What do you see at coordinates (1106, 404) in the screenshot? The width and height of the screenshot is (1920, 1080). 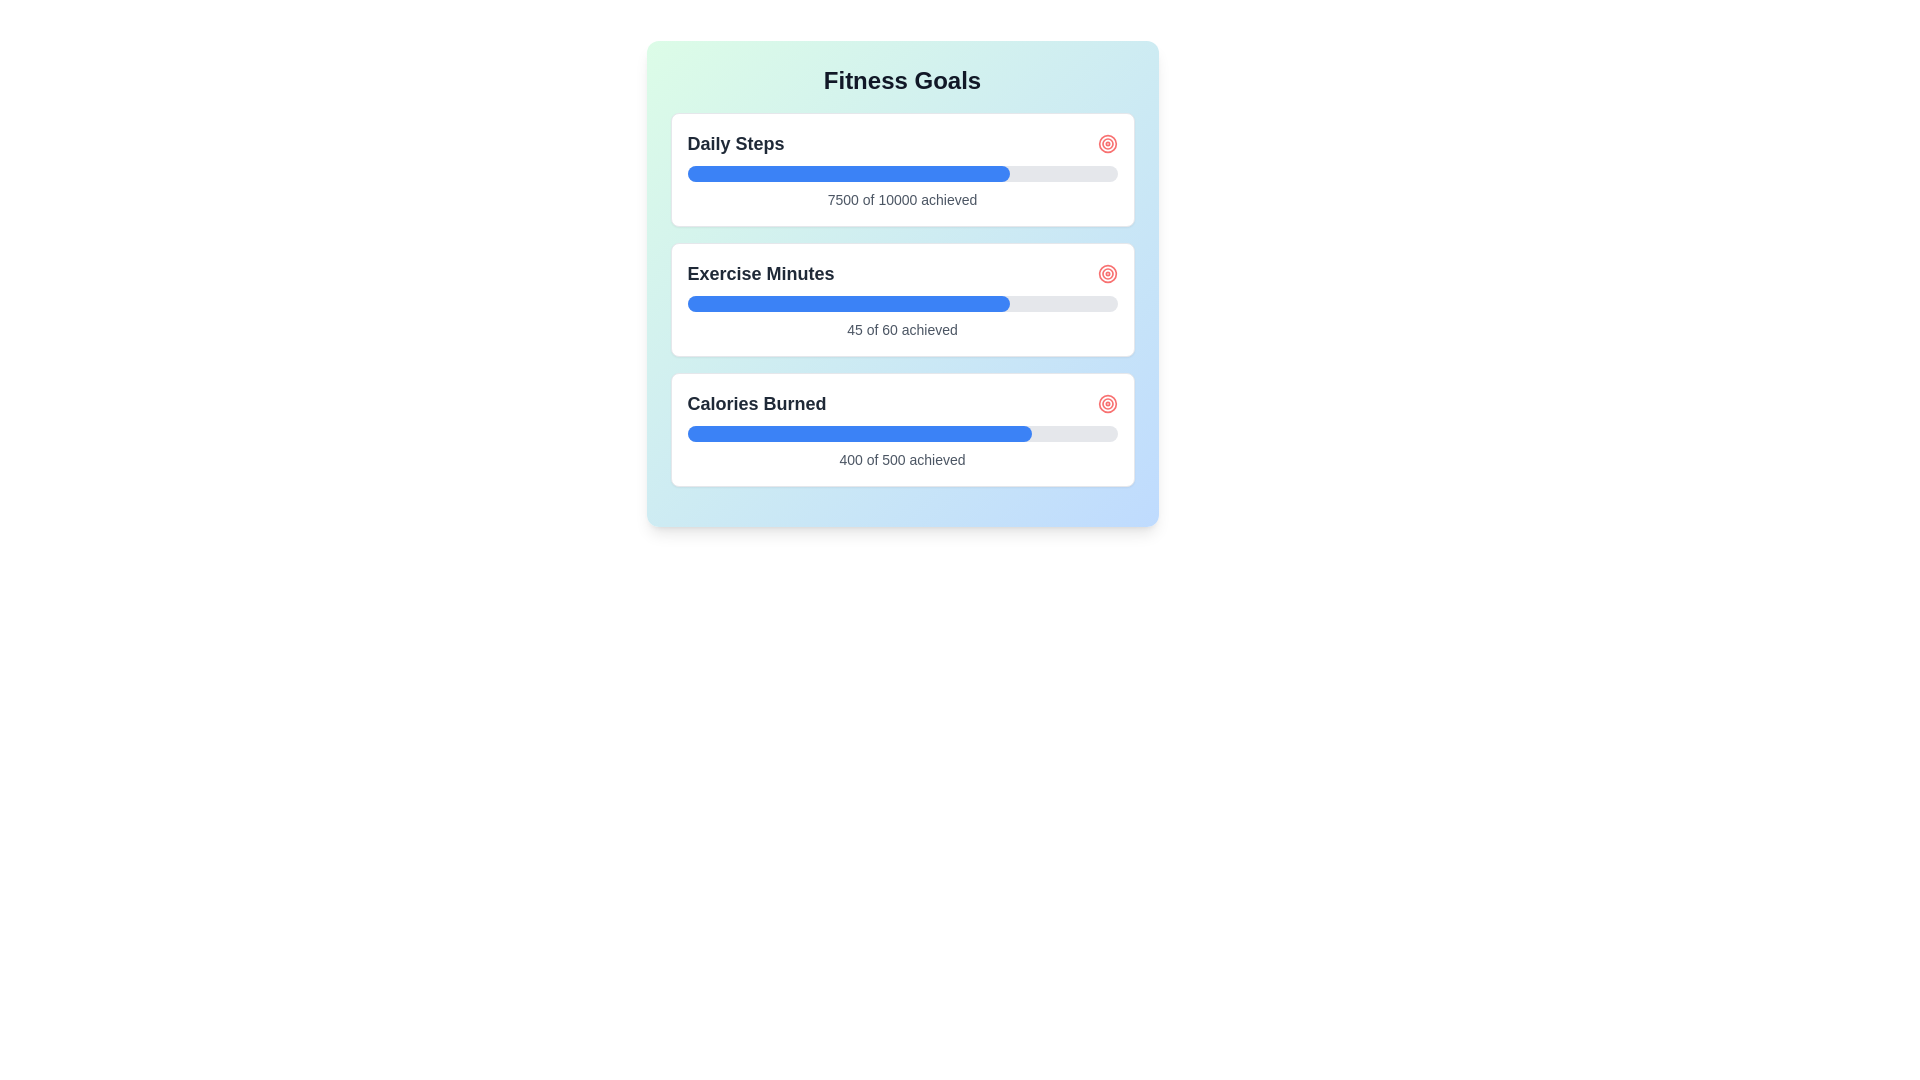 I see `the target-like icon located at the far right of the 'Calories Burned' section within the fitness goals list` at bounding box center [1106, 404].